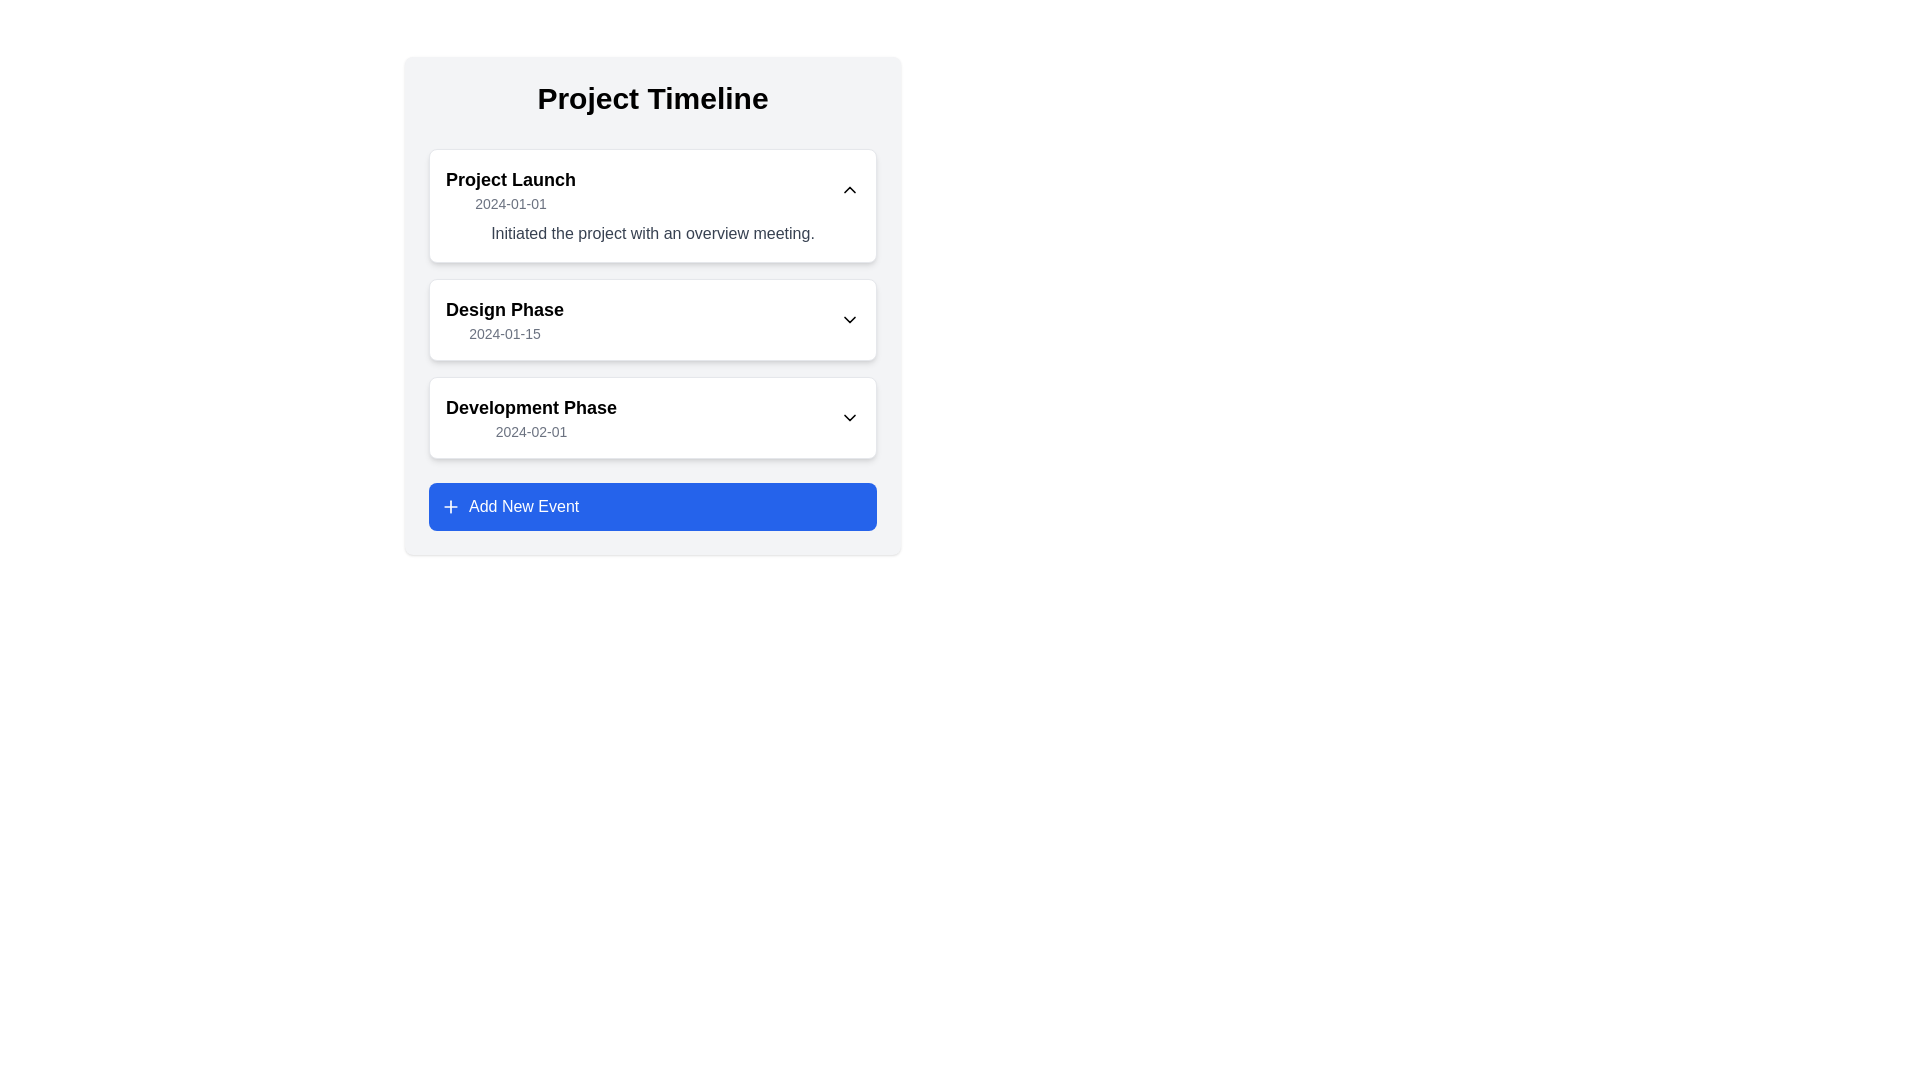  What do you see at coordinates (652, 305) in the screenshot?
I see `on the 'Design Phase' timeline entry, which is the second item in the timeline interface` at bounding box center [652, 305].